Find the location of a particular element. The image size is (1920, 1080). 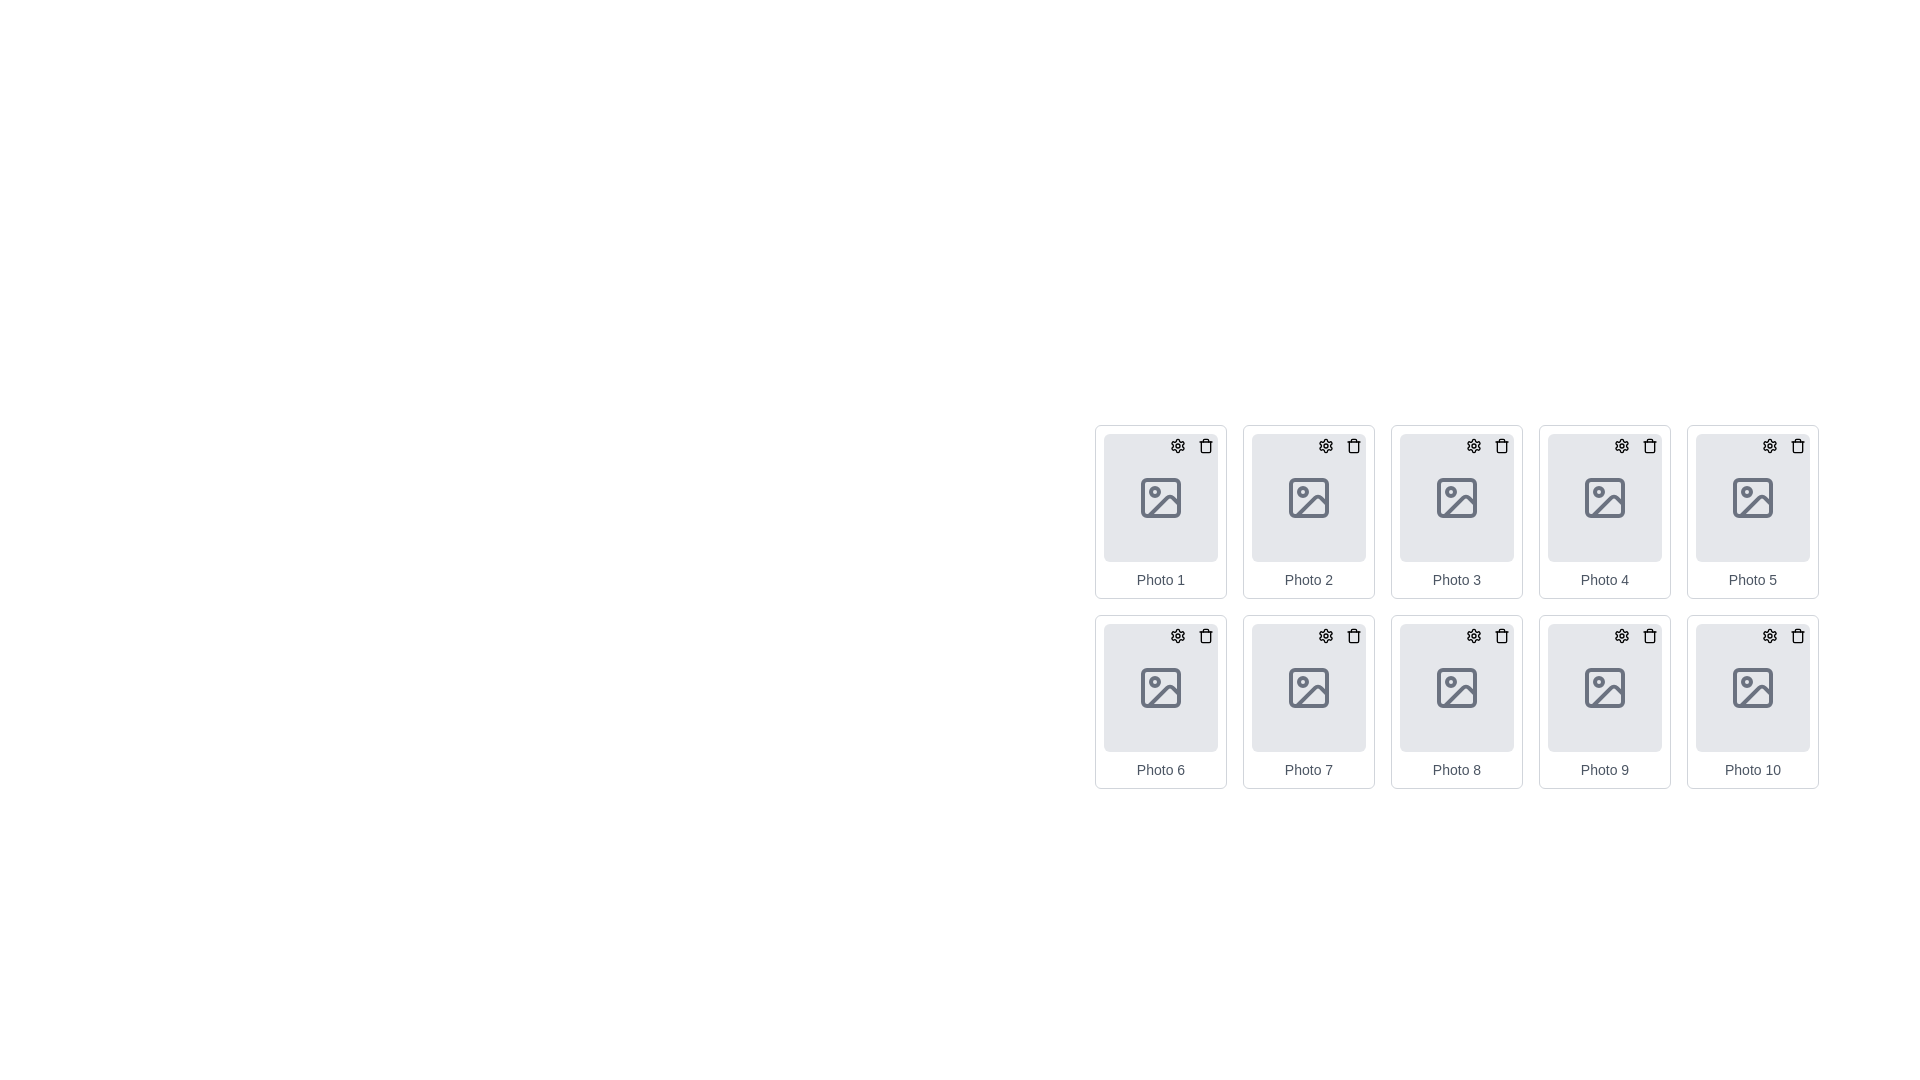

decorative icon element located in the second slot of the first row within the SVG image grid layout is located at coordinates (1311, 504).